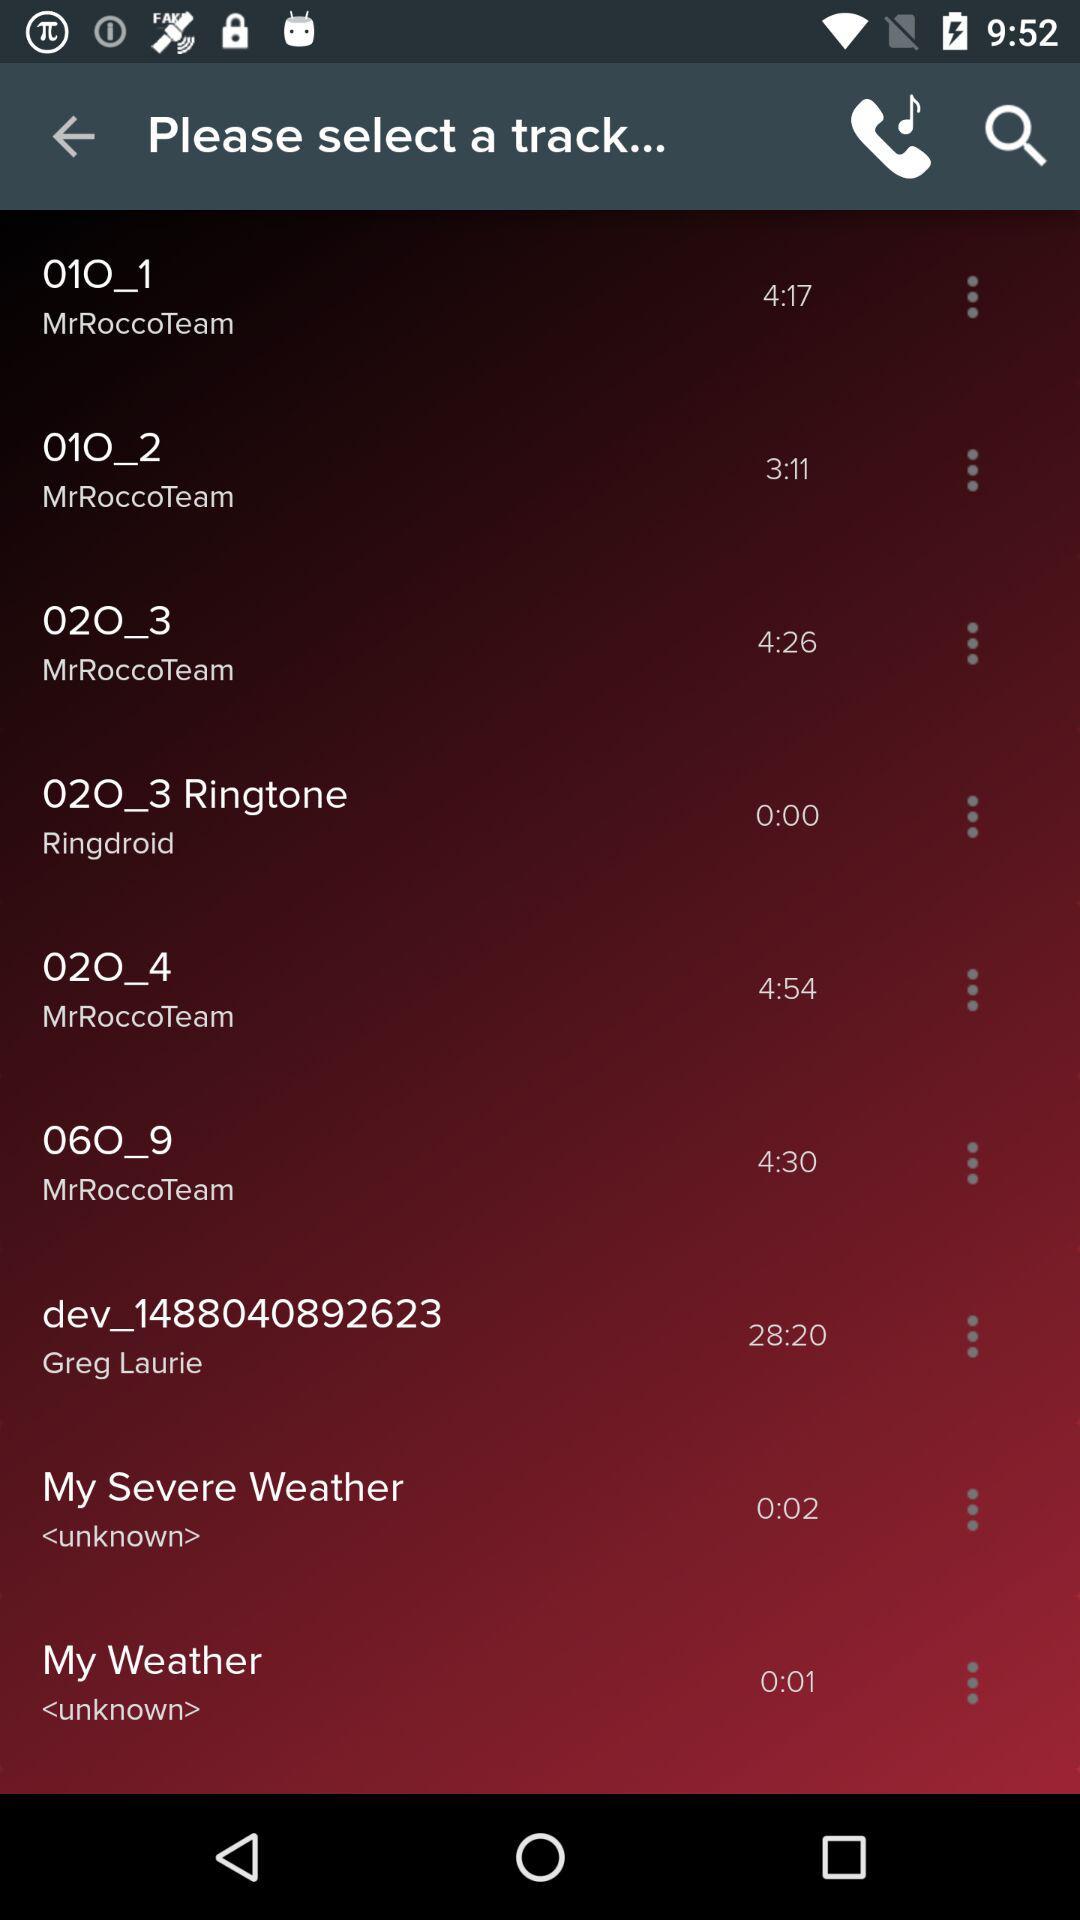 The height and width of the screenshot is (1920, 1080). What do you see at coordinates (971, 816) in the screenshot?
I see `more options icon left to 000` at bounding box center [971, 816].